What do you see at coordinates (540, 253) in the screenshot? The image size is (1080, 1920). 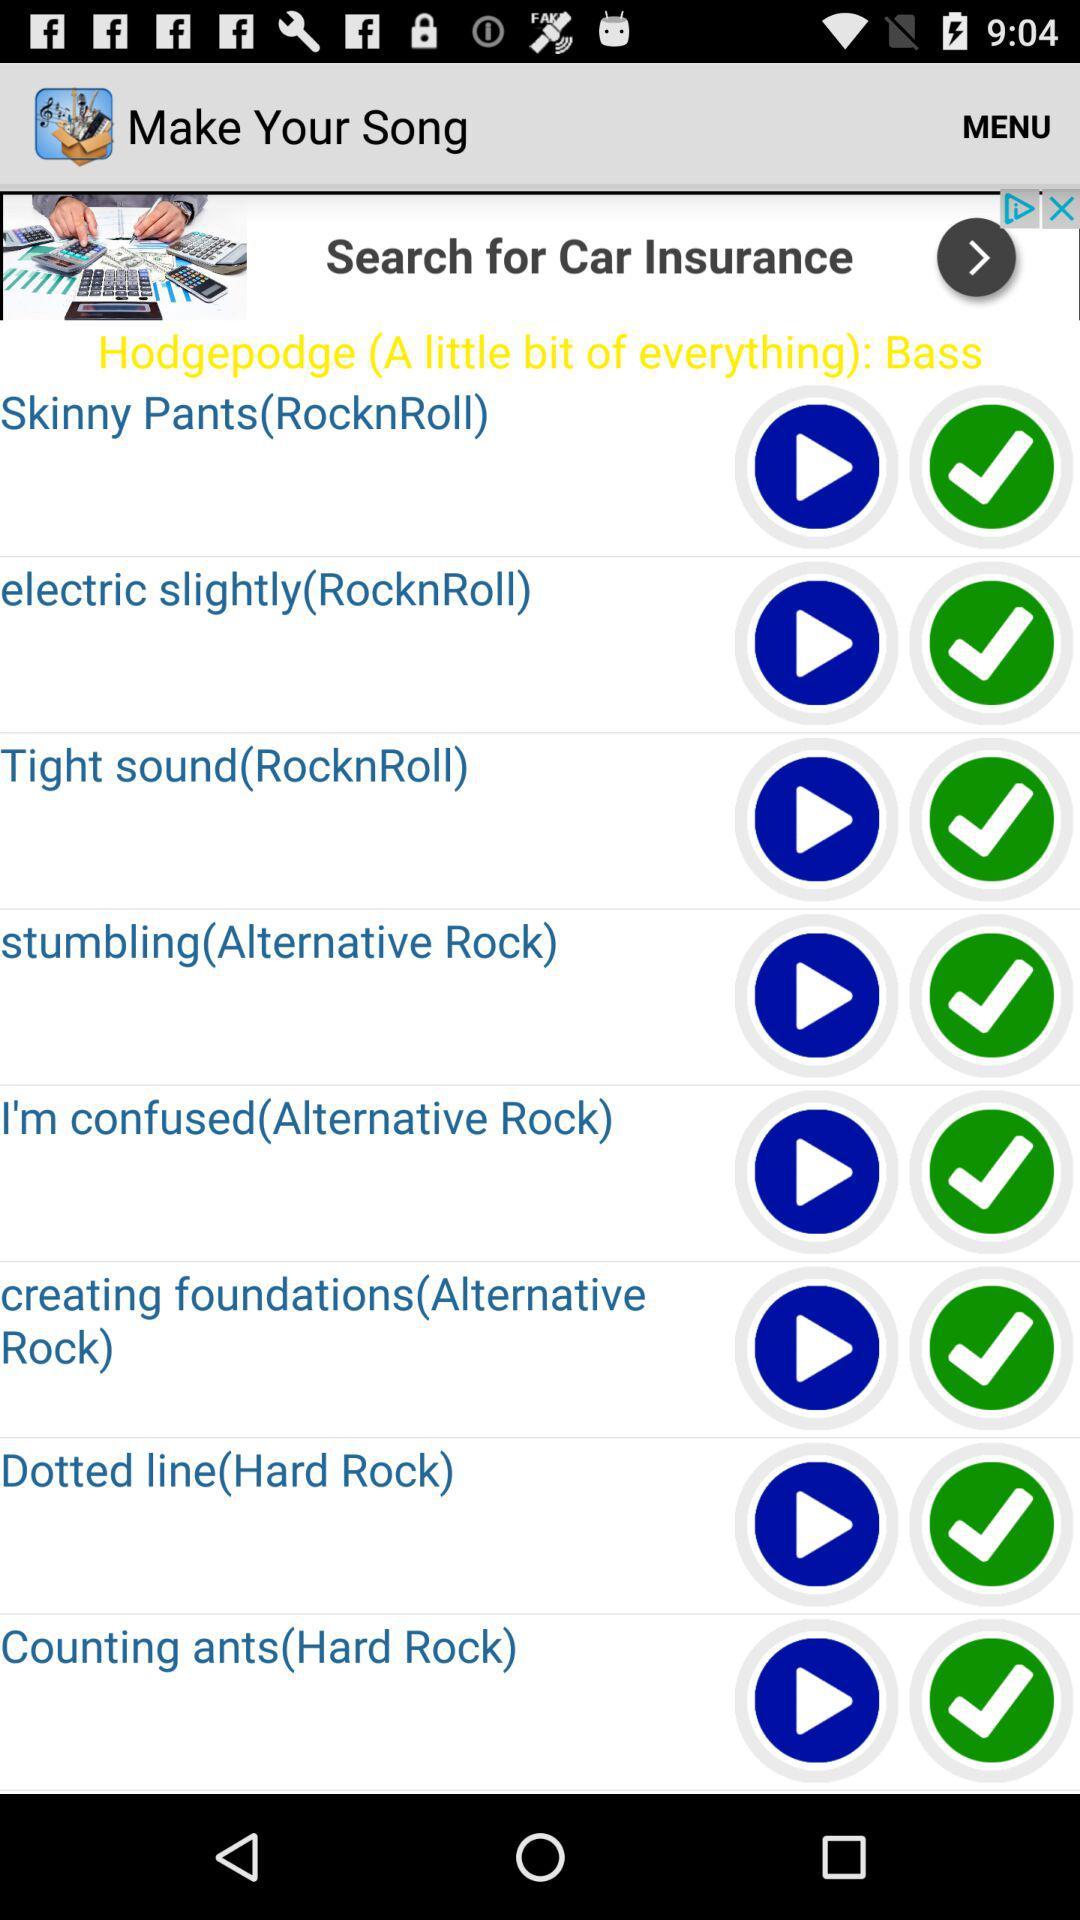 I see `click on add` at bounding box center [540, 253].